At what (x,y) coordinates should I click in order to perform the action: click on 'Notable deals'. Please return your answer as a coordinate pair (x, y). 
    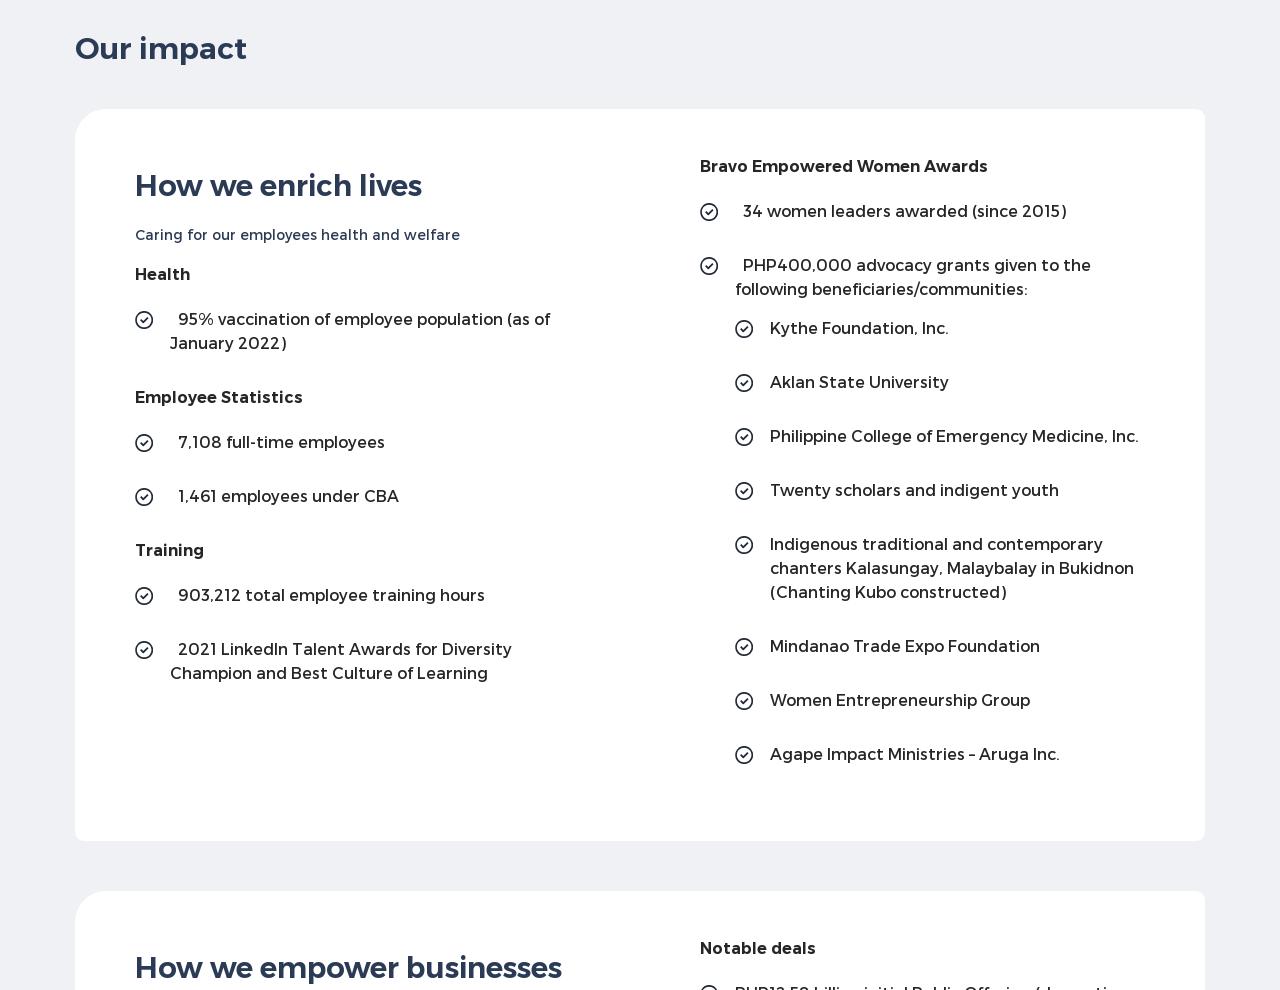
    Looking at the image, I should click on (757, 948).